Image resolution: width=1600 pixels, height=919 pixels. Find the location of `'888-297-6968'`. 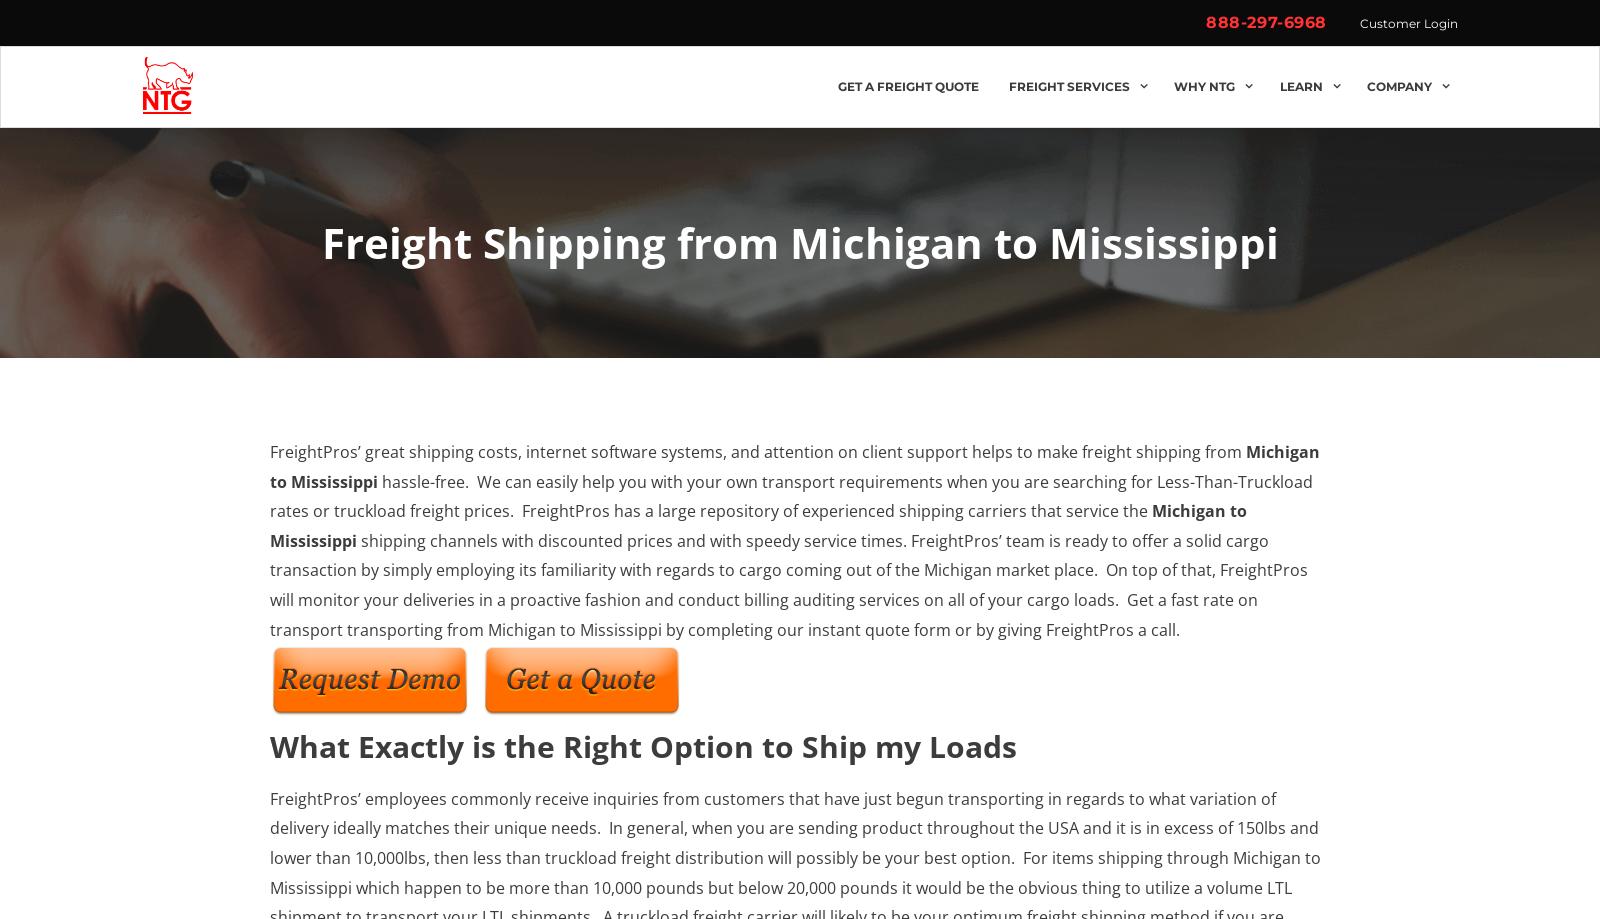

'888-297-6968' is located at coordinates (1265, 22).